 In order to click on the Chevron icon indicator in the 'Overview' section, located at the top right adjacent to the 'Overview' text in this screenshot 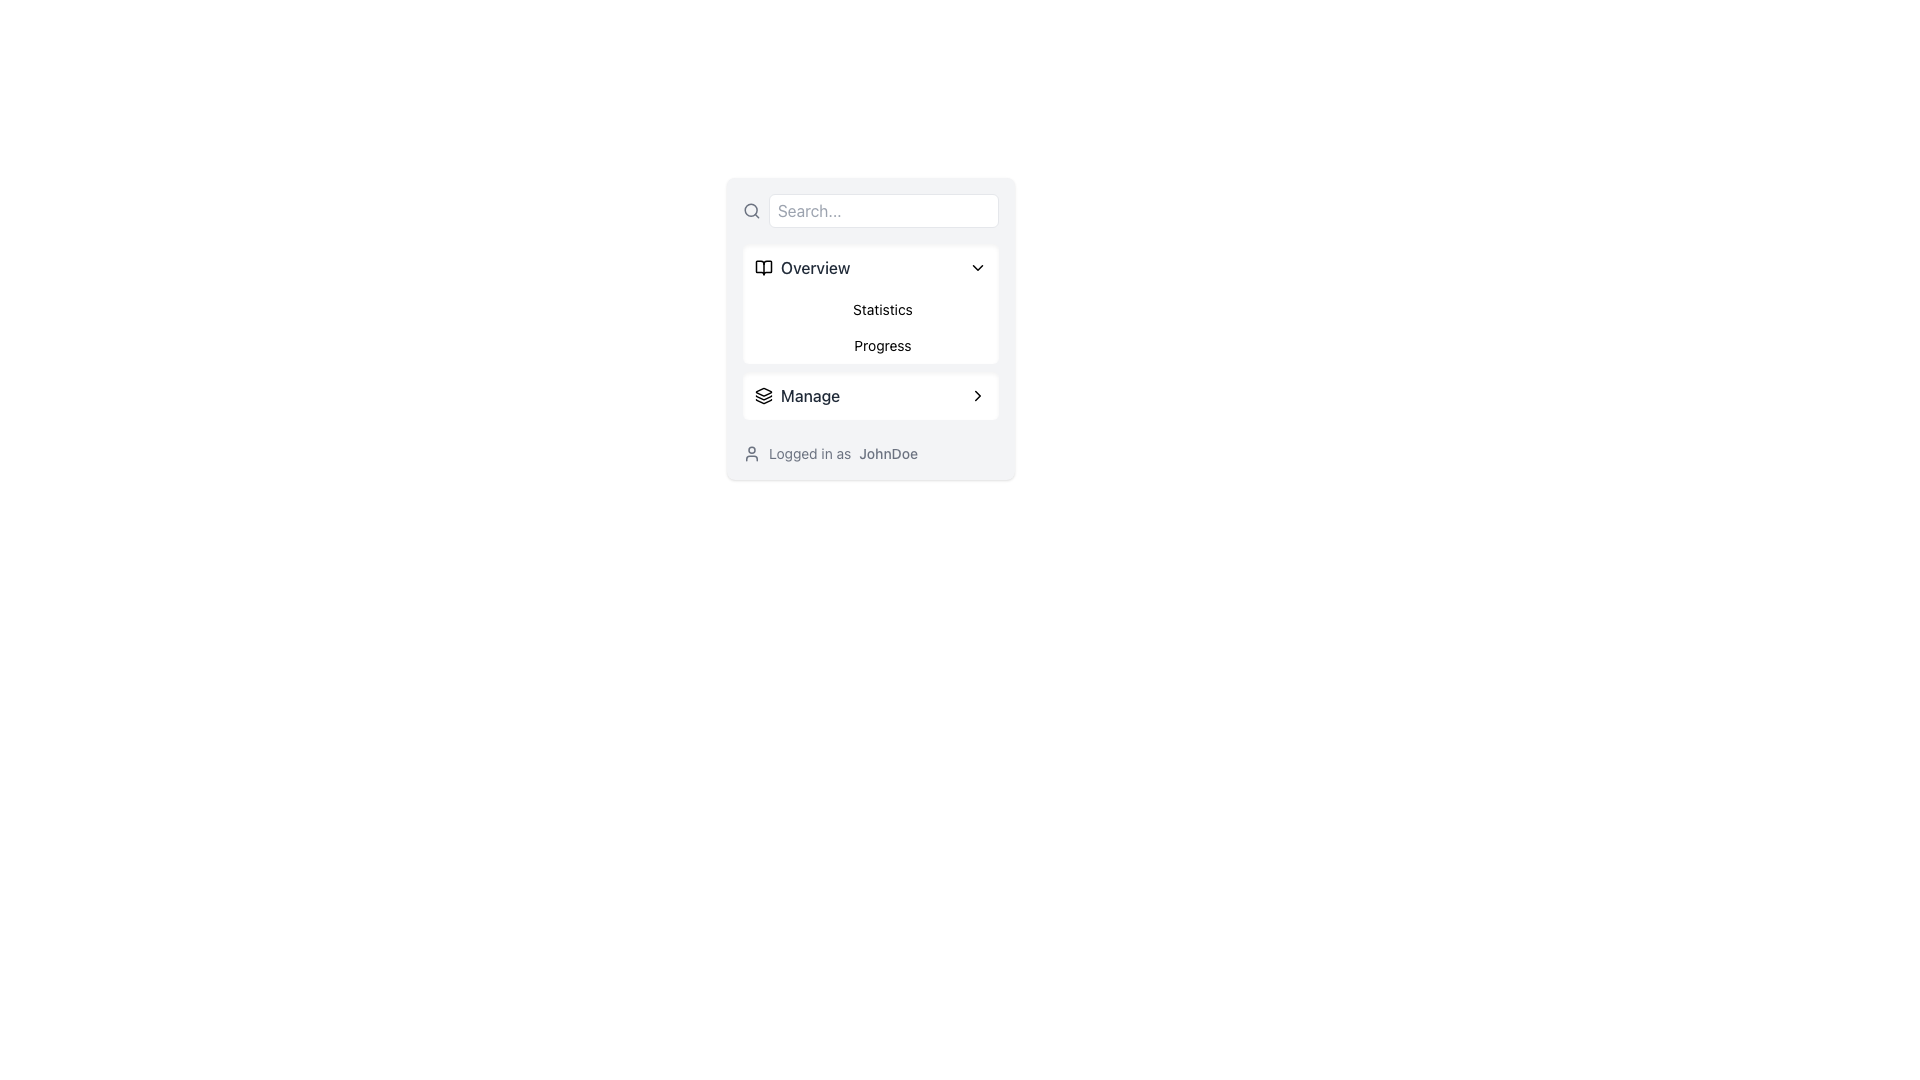, I will do `click(978, 266)`.